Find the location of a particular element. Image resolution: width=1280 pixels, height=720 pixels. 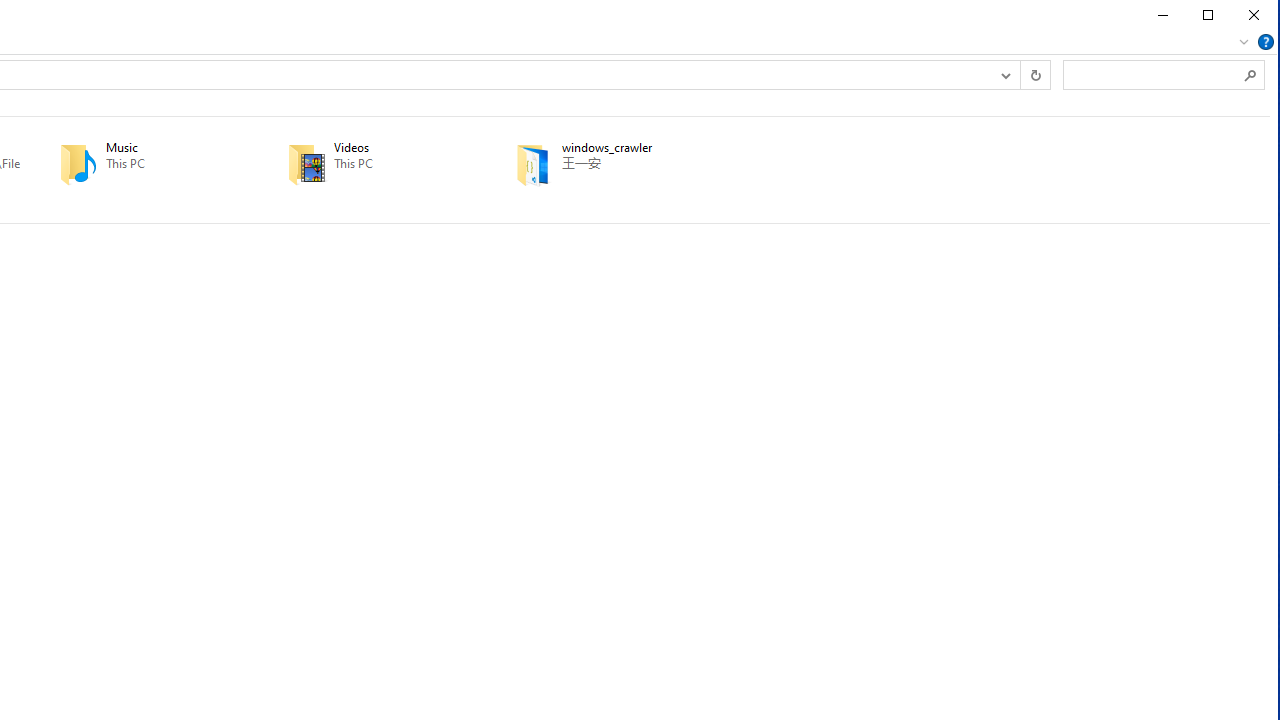

'Help' is located at coordinates (1264, 42).